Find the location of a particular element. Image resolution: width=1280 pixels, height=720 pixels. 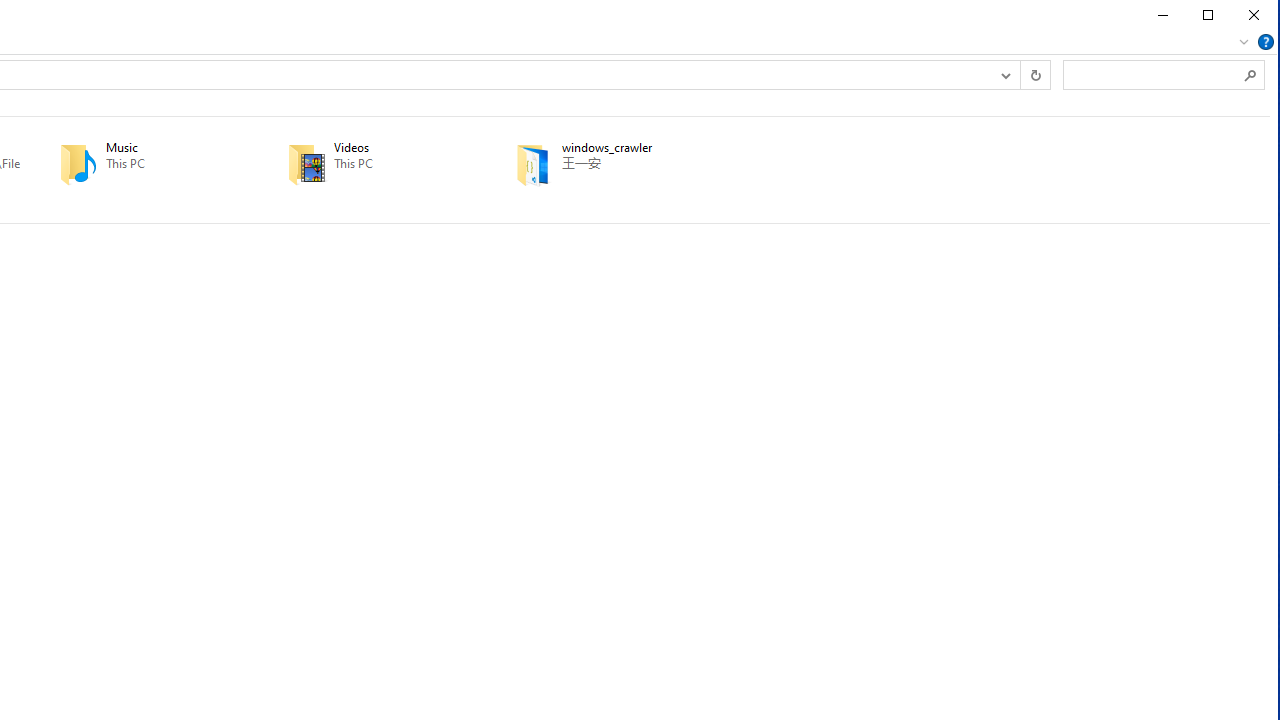

'Help' is located at coordinates (1264, 42).